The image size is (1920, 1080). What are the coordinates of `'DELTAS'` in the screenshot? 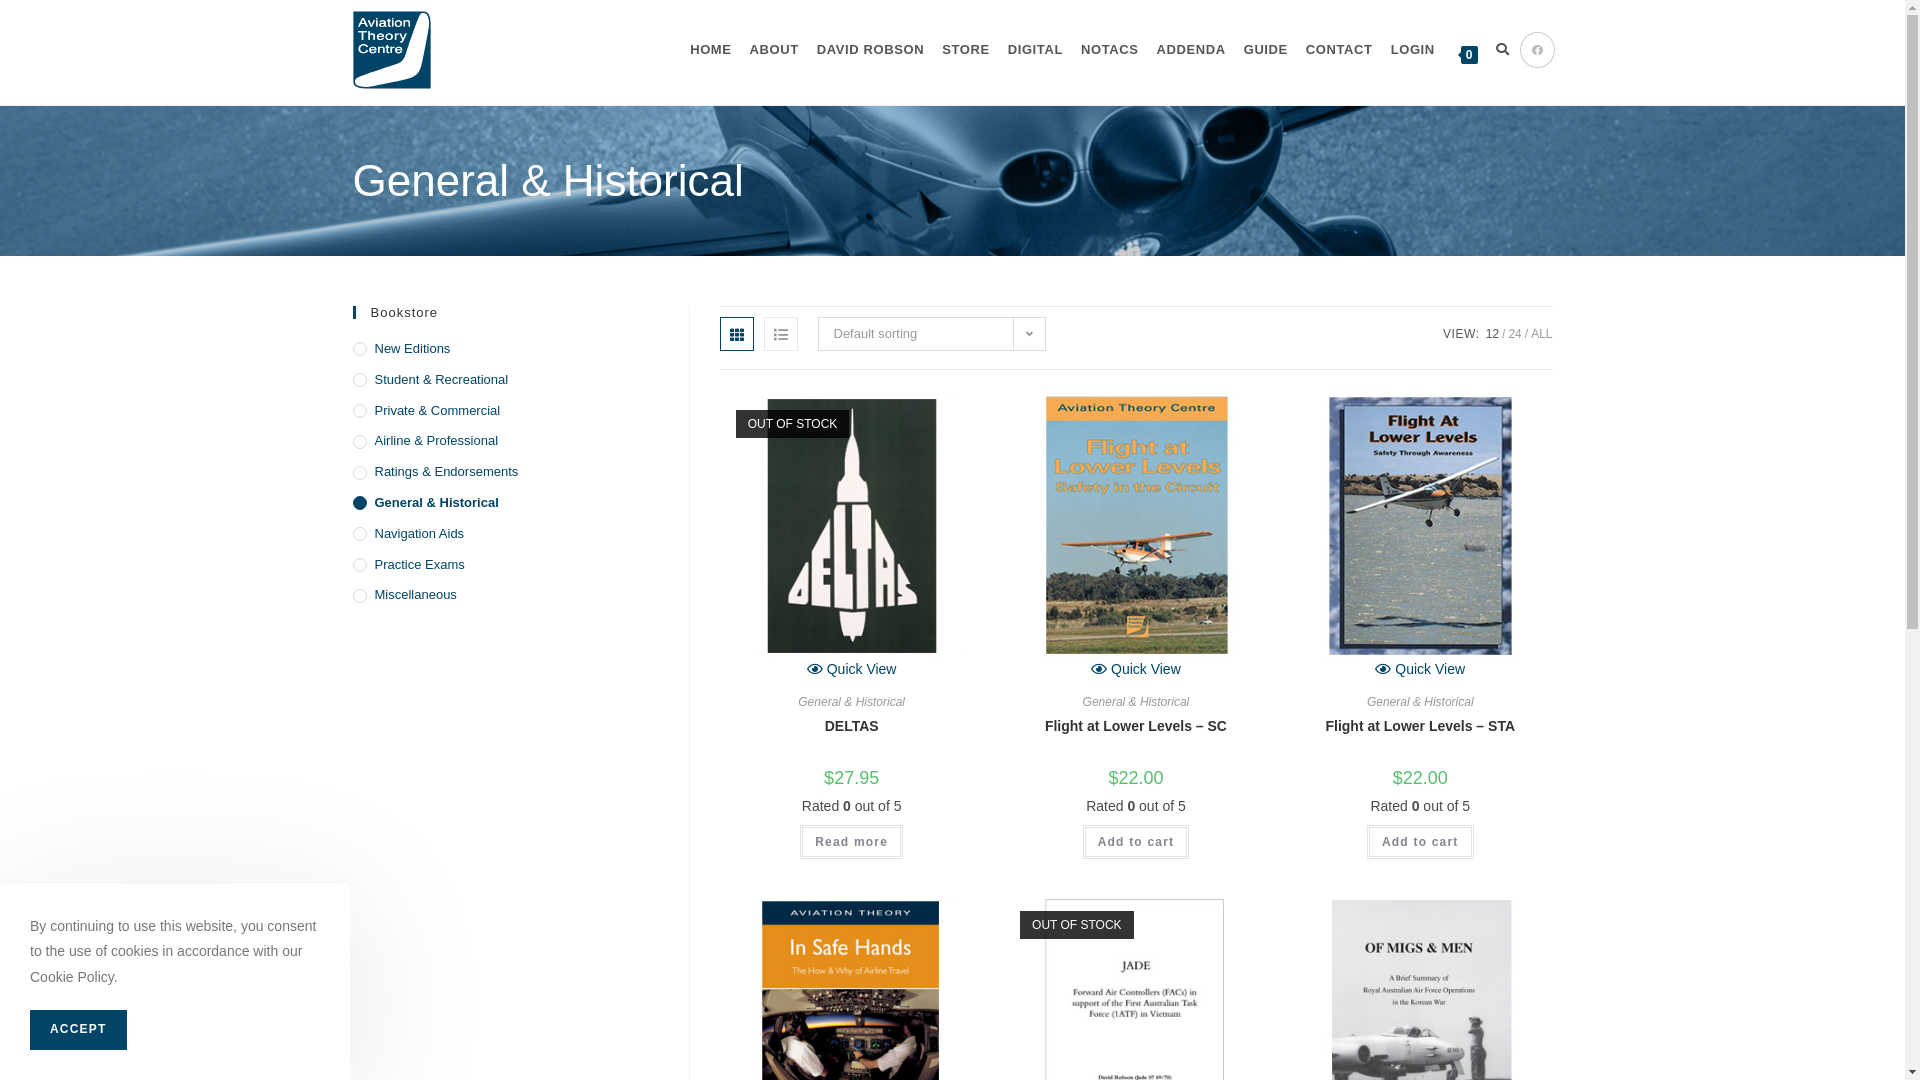 It's located at (825, 726).